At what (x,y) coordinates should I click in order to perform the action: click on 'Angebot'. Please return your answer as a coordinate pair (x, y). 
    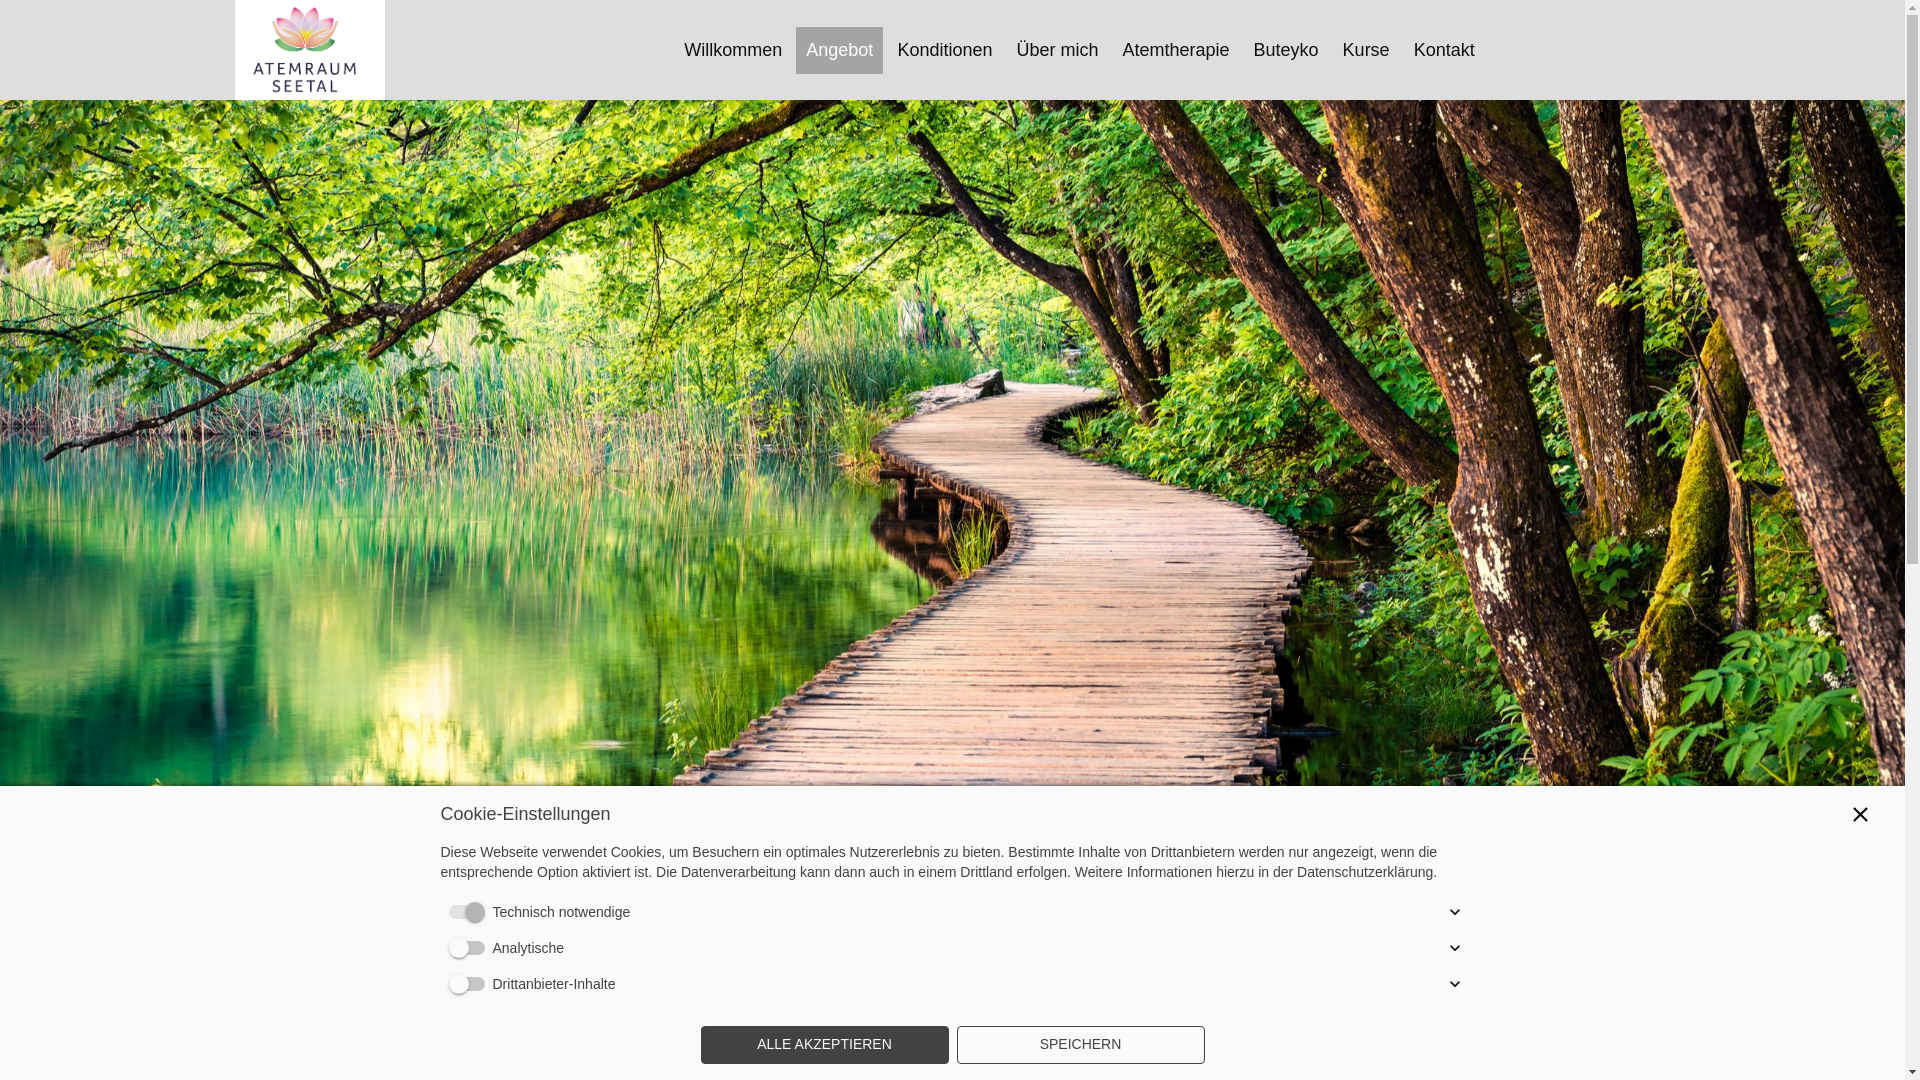
    Looking at the image, I should click on (806, 49).